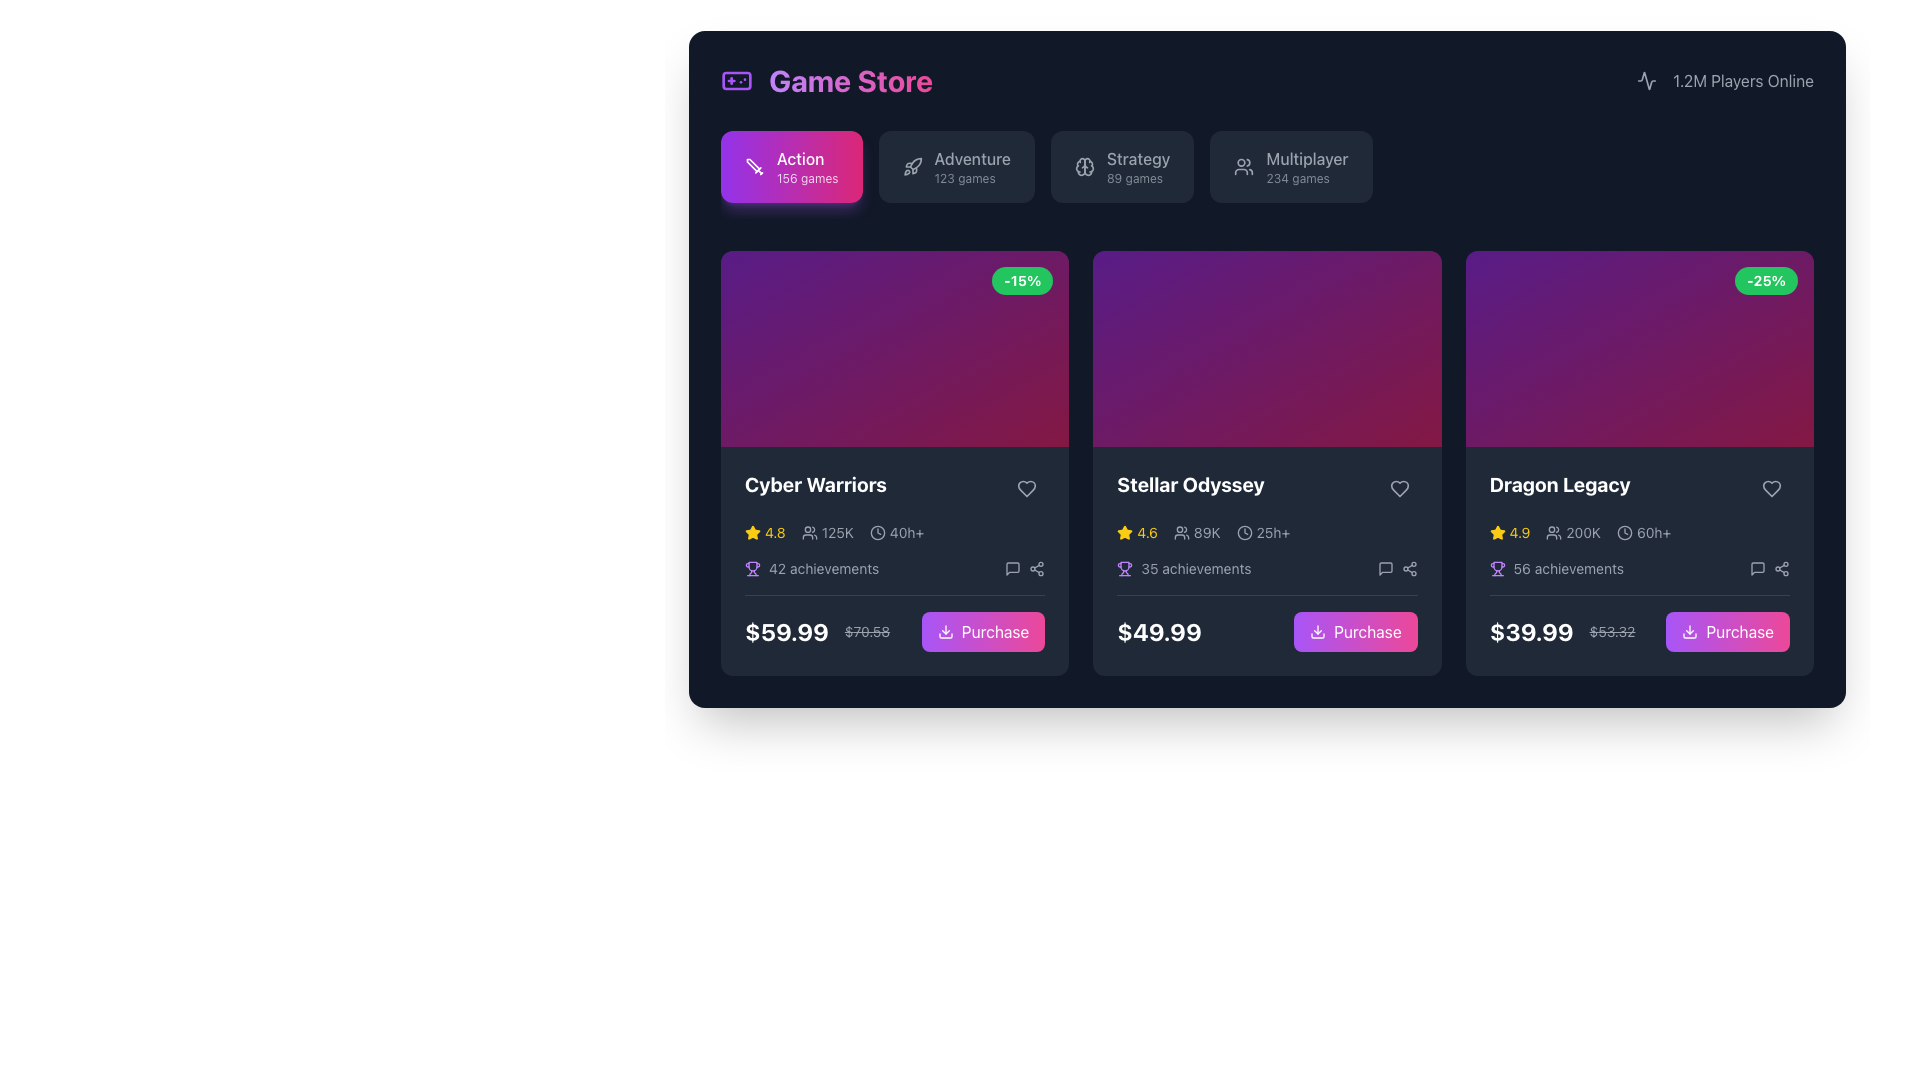 The height and width of the screenshot is (1080, 1920). What do you see at coordinates (800, 157) in the screenshot?
I see `the text label that categorizes the content under the 'Action' genre within the button labeled 'Action 156 games'` at bounding box center [800, 157].